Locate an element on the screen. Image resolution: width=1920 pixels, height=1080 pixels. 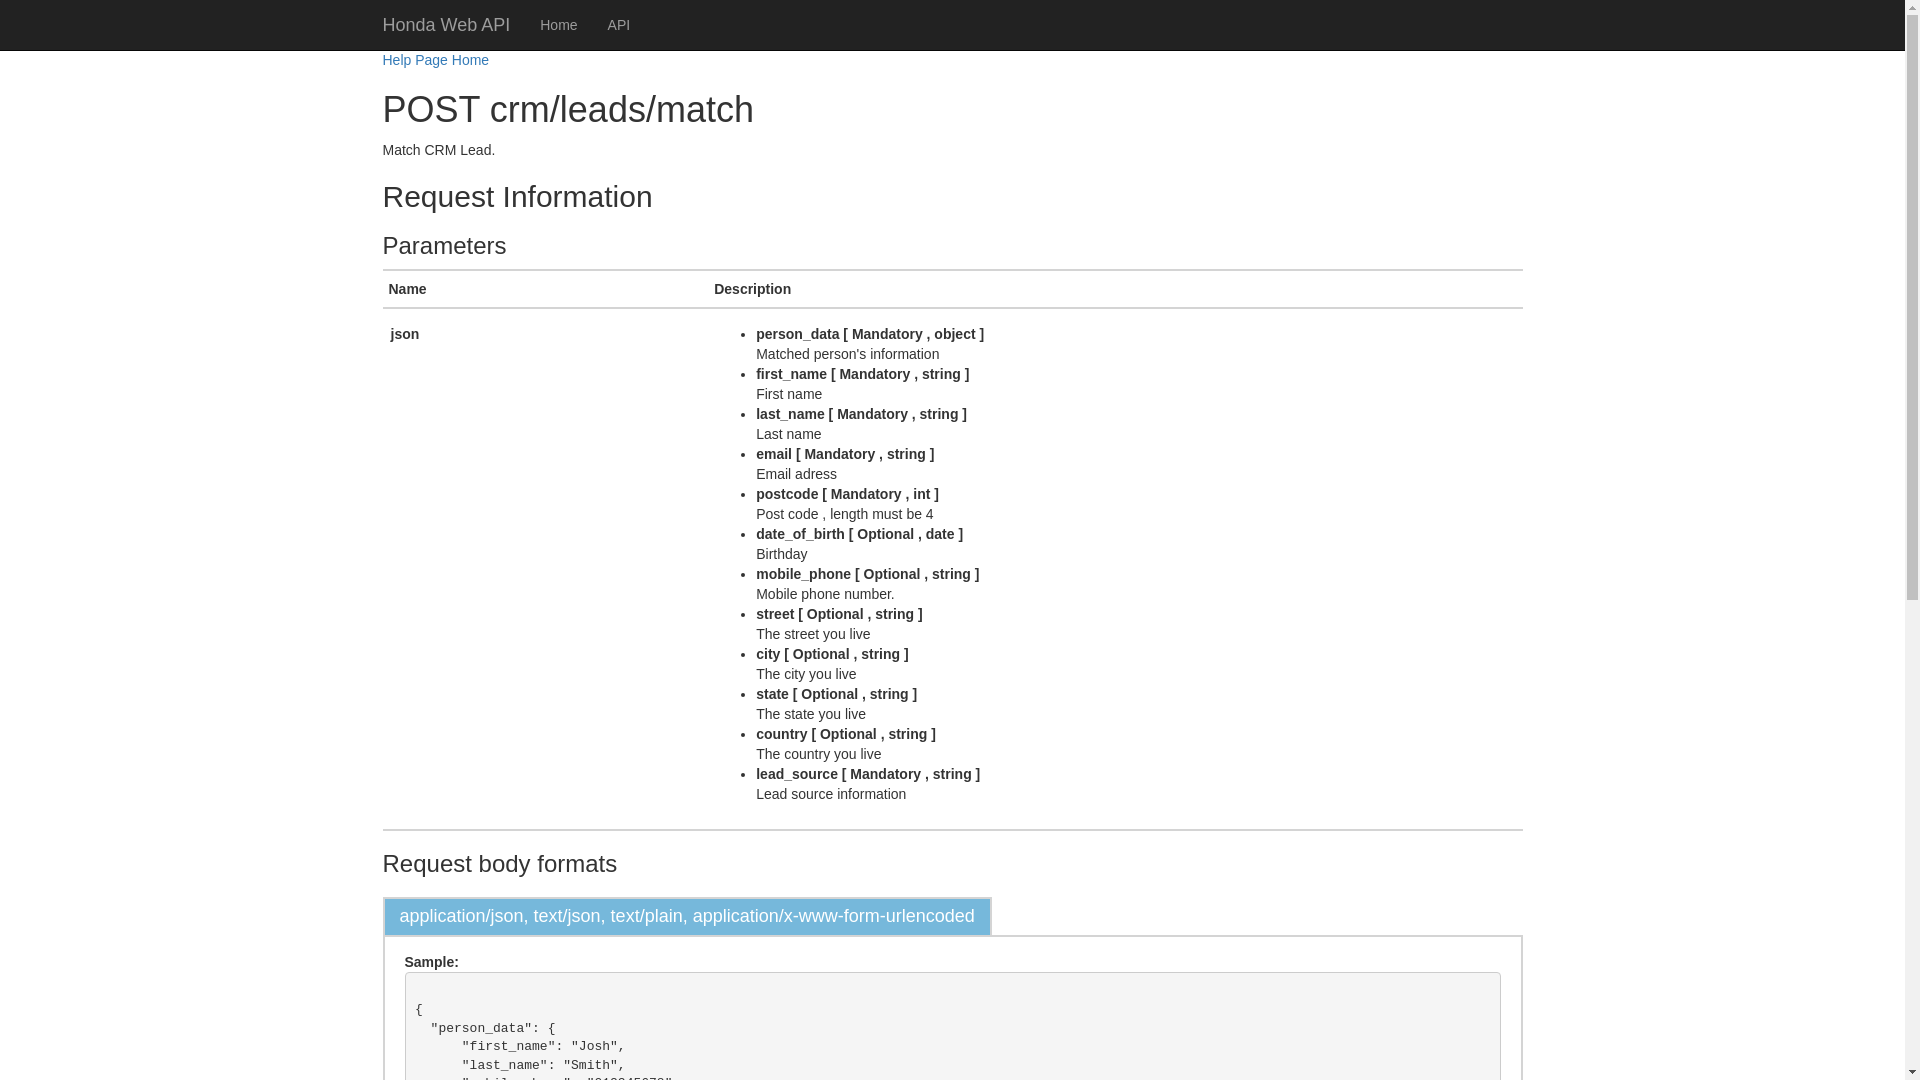
'Honda Web API' is located at coordinates (368, 24).